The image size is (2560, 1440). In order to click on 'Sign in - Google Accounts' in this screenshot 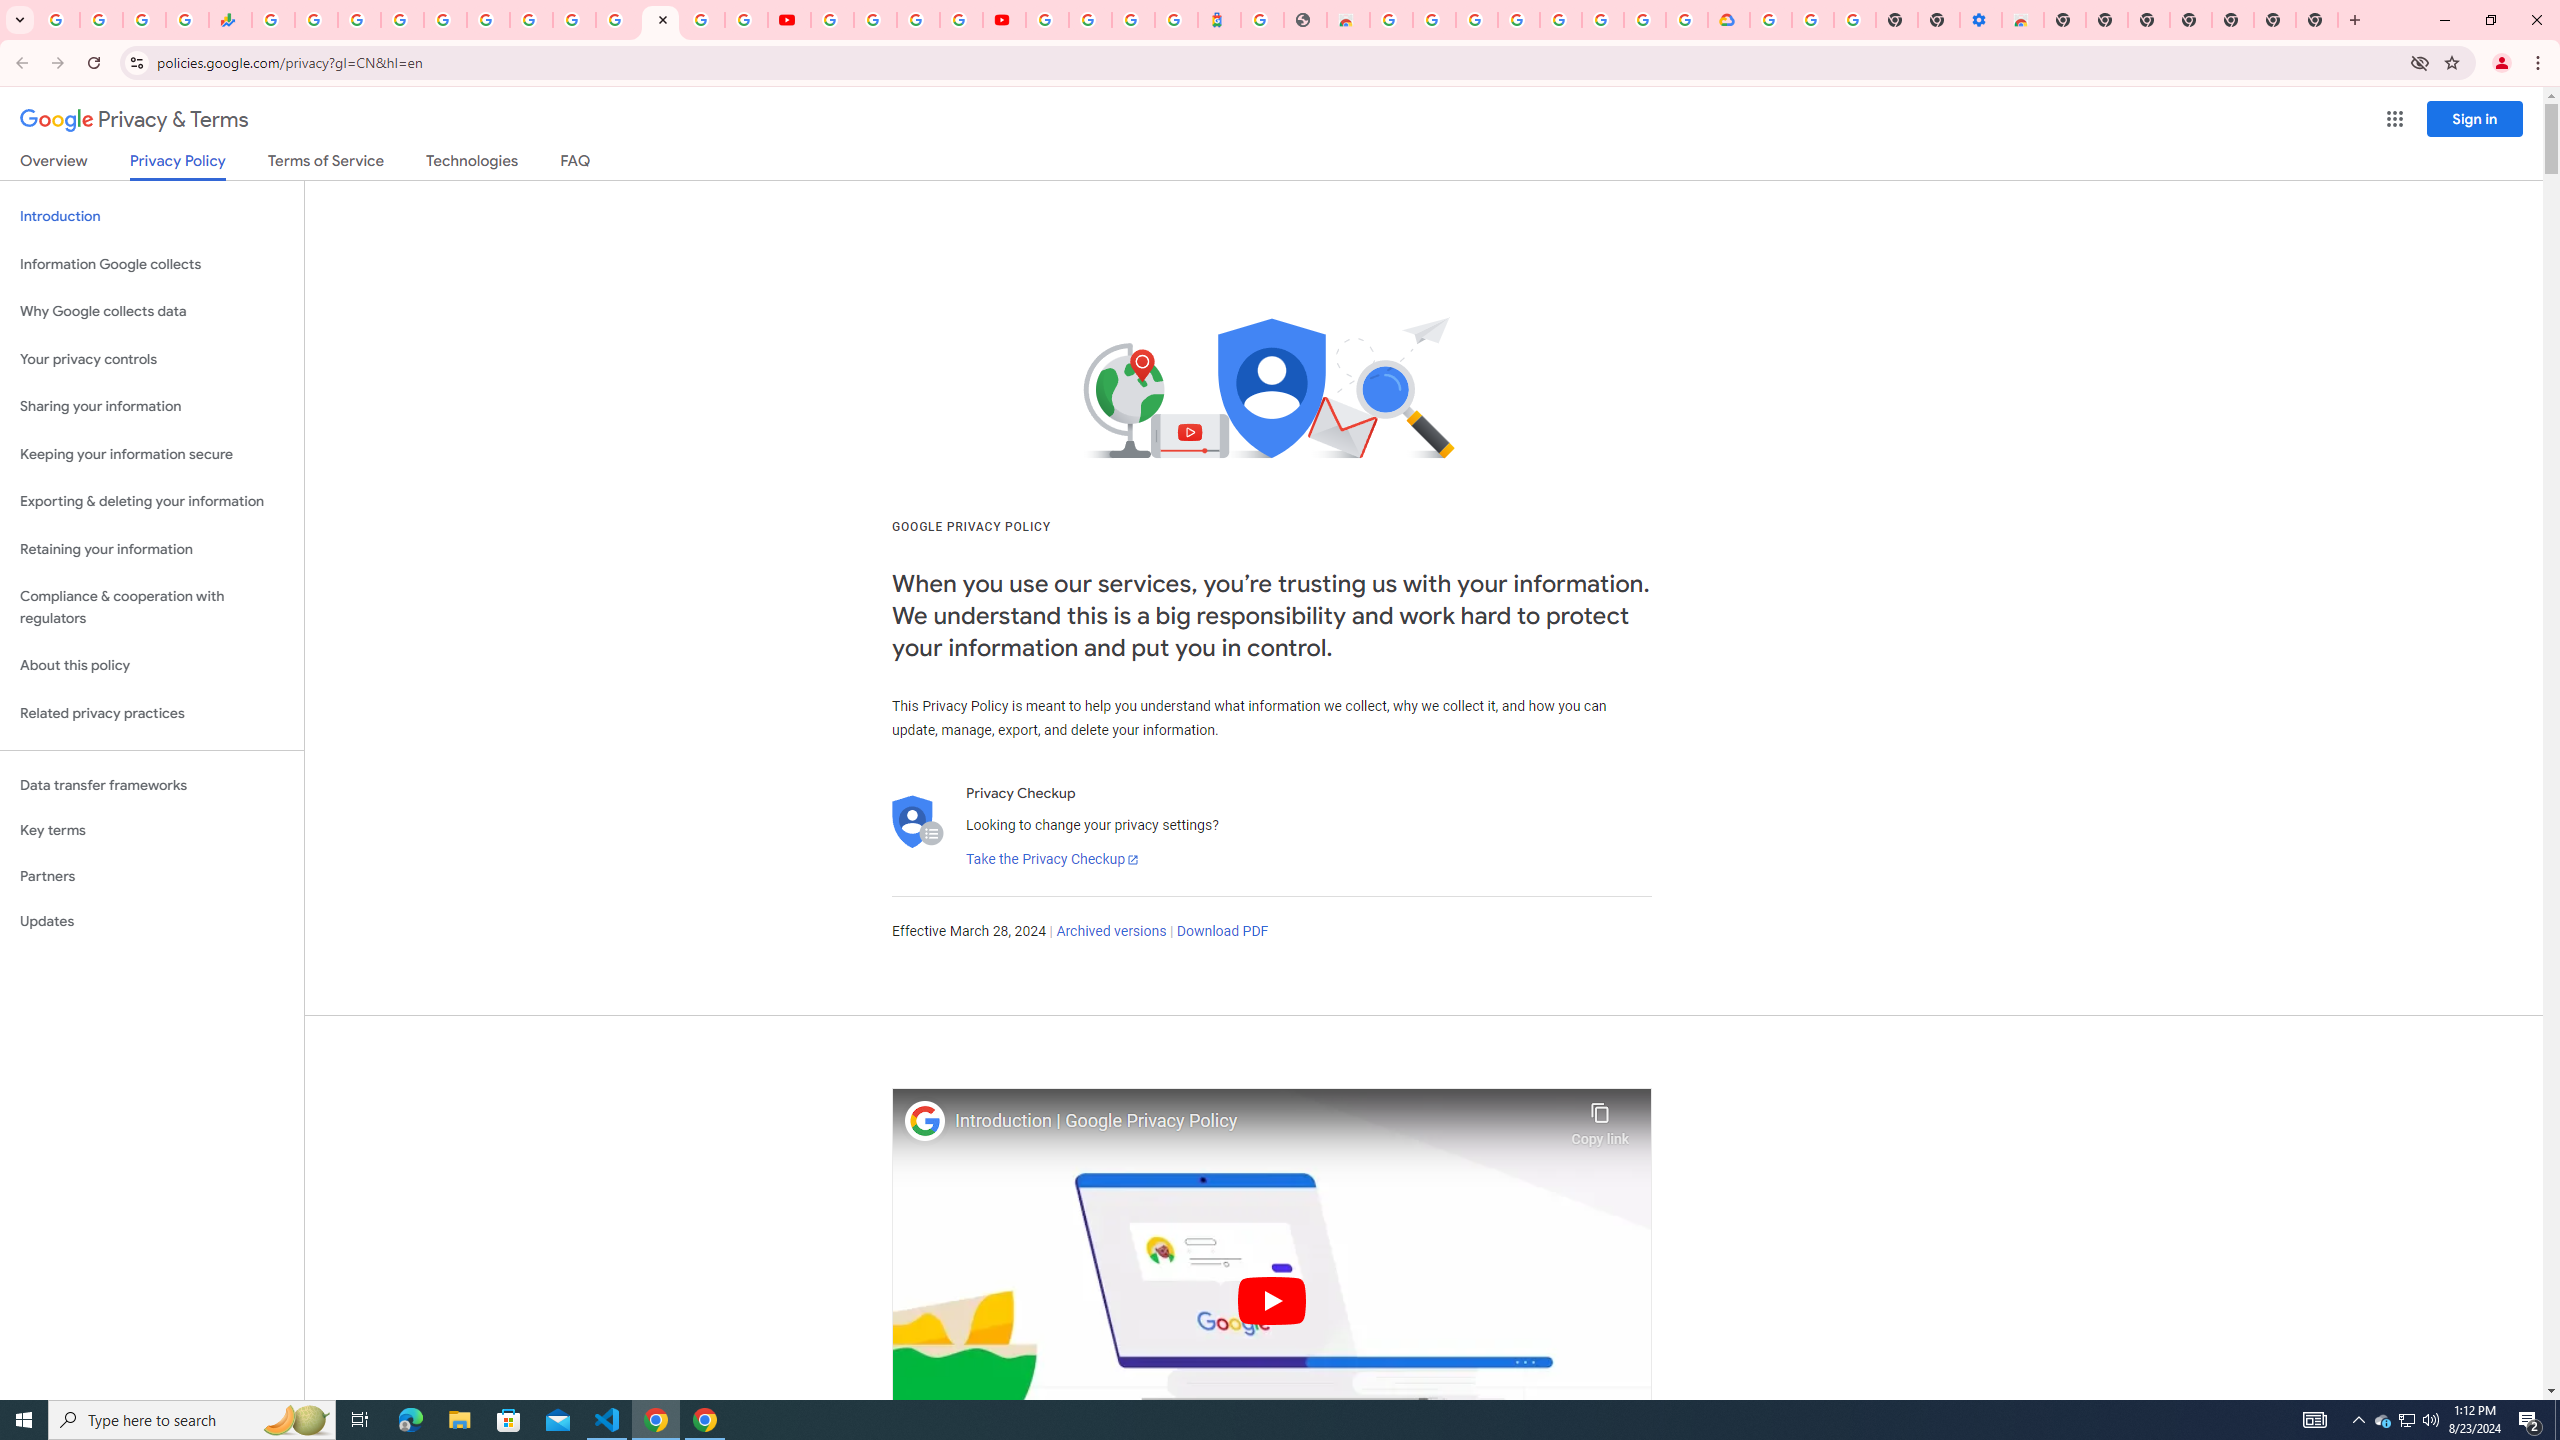, I will do `click(400, 19)`.